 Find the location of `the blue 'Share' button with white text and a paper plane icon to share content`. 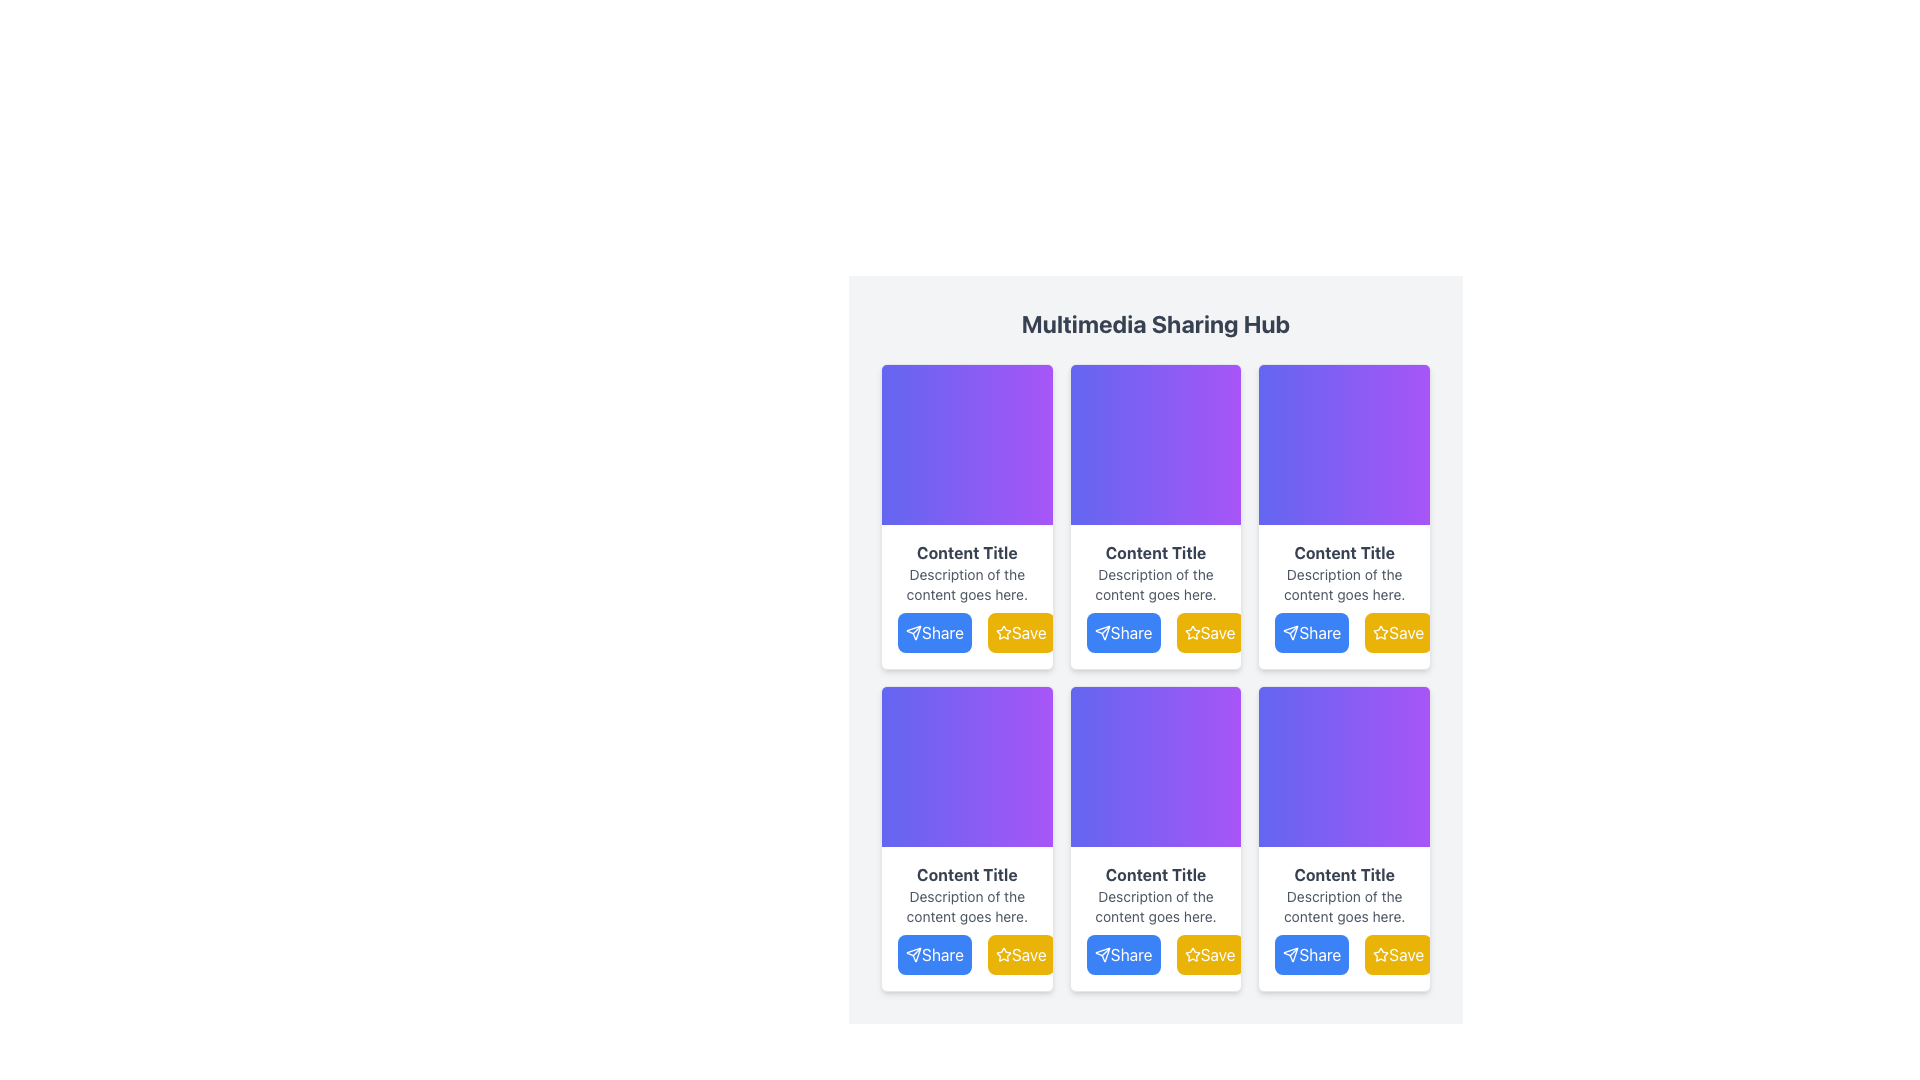

the blue 'Share' button with white text and a paper plane icon to share content is located at coordinates (1123, 632).